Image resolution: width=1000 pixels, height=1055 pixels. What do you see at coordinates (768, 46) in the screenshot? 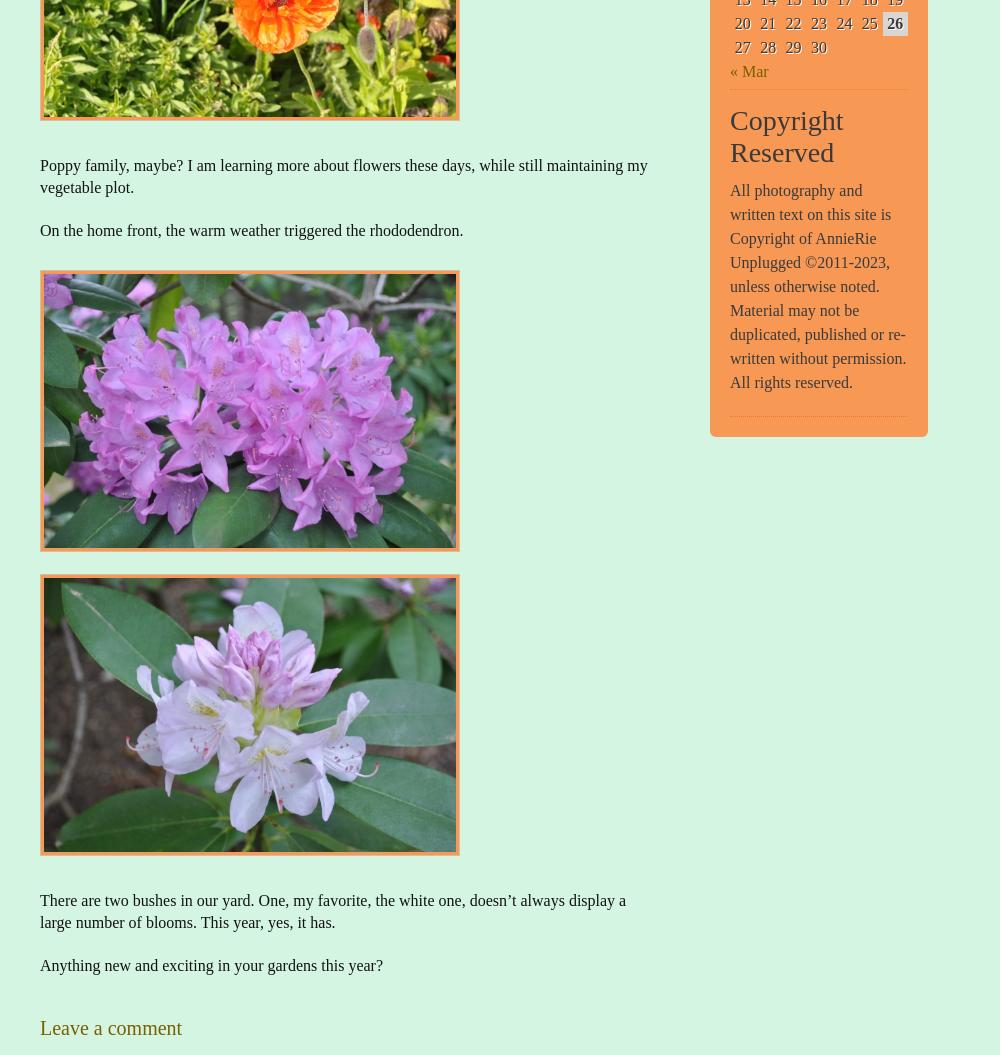
I see `'28'` at bounding box center [768, 46].